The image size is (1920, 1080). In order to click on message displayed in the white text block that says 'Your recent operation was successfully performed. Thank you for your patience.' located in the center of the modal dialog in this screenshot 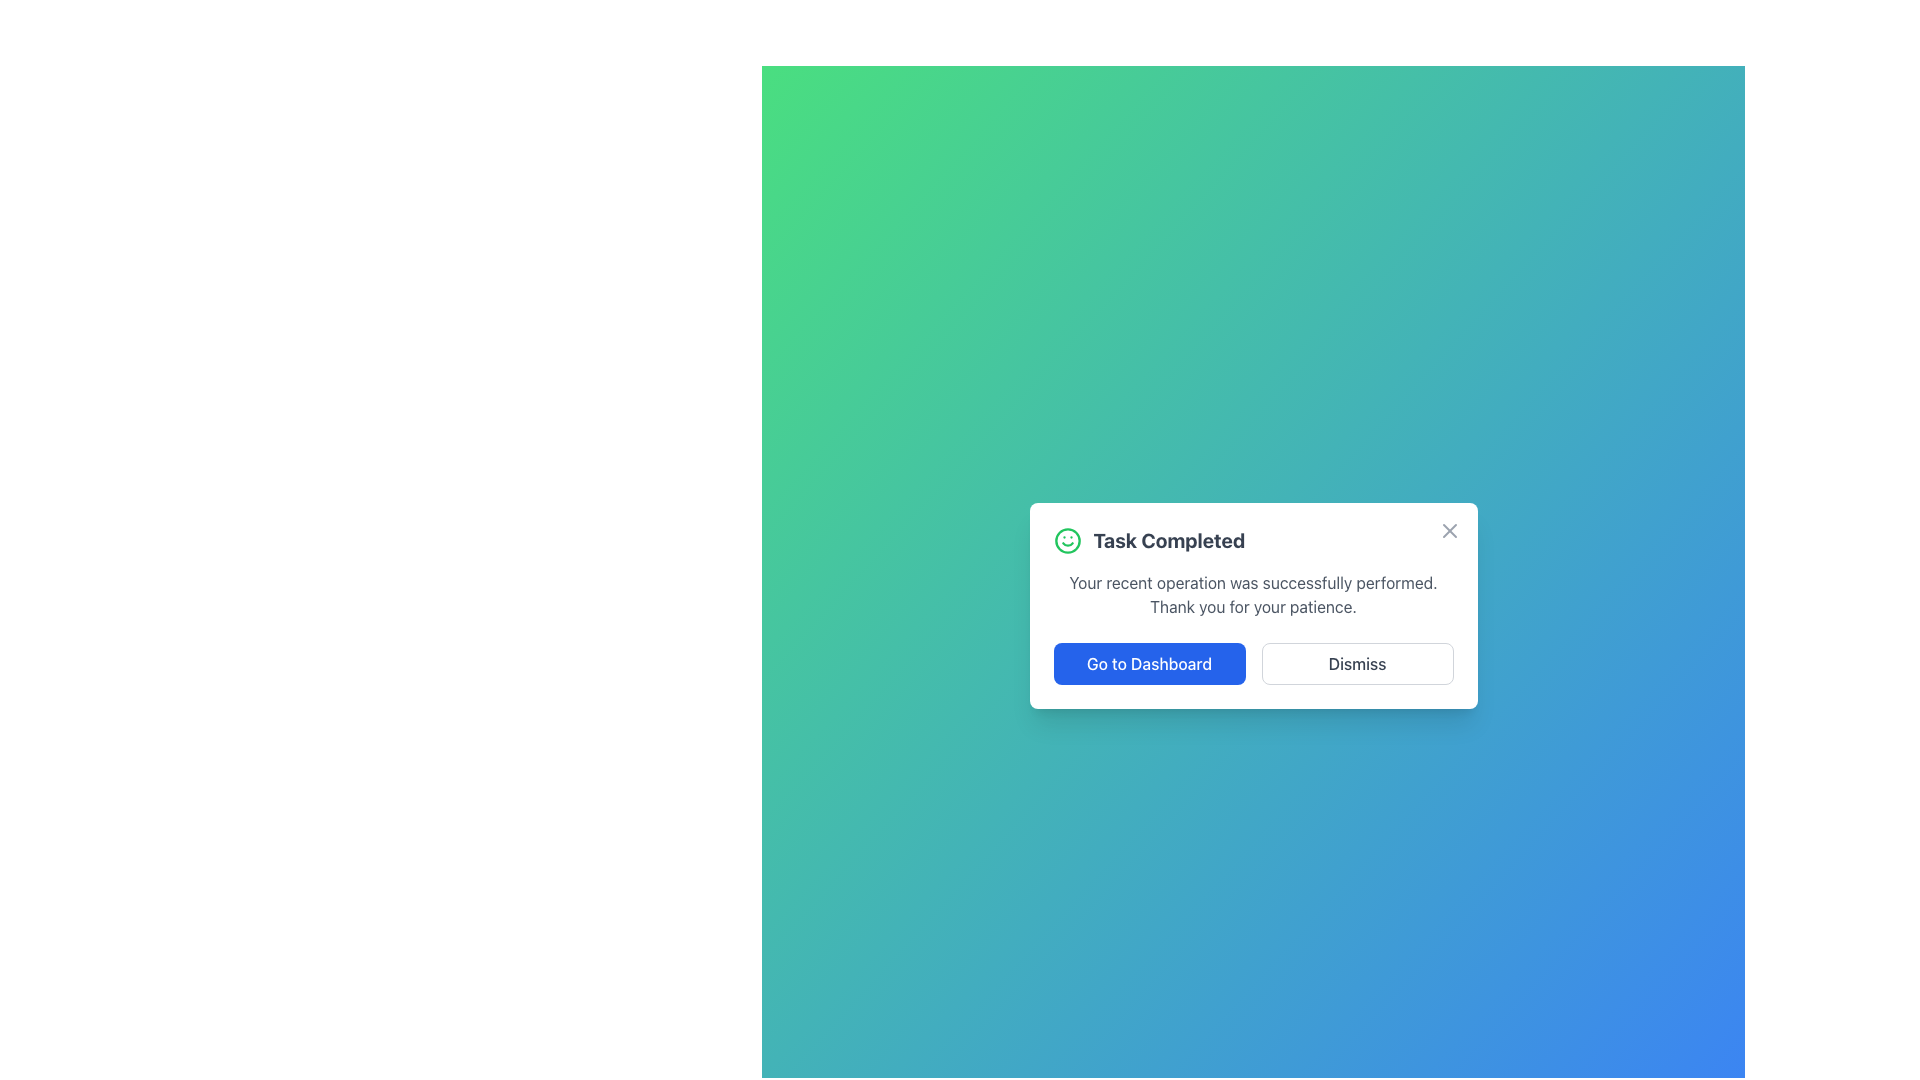, I will do `click(1252, 593)`.